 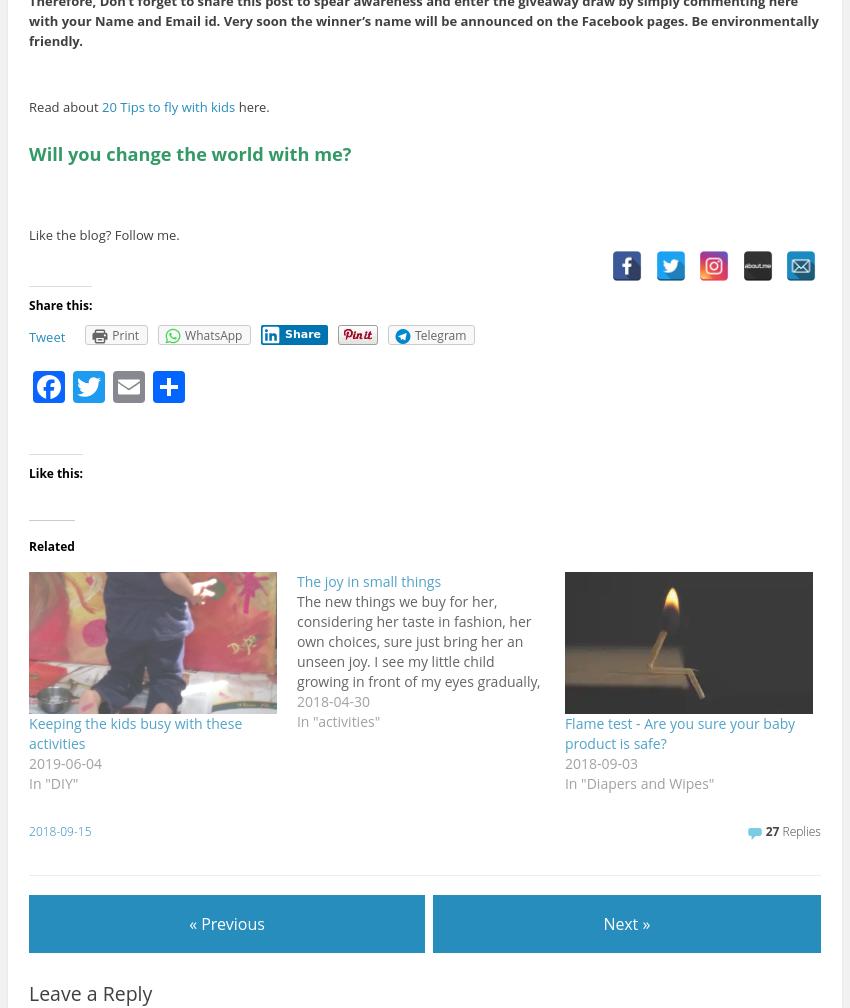 What do you see at coordinates (89, 993) in the screenshot?
I see `'Leave a Reply'` at bounding box center [89, 993].